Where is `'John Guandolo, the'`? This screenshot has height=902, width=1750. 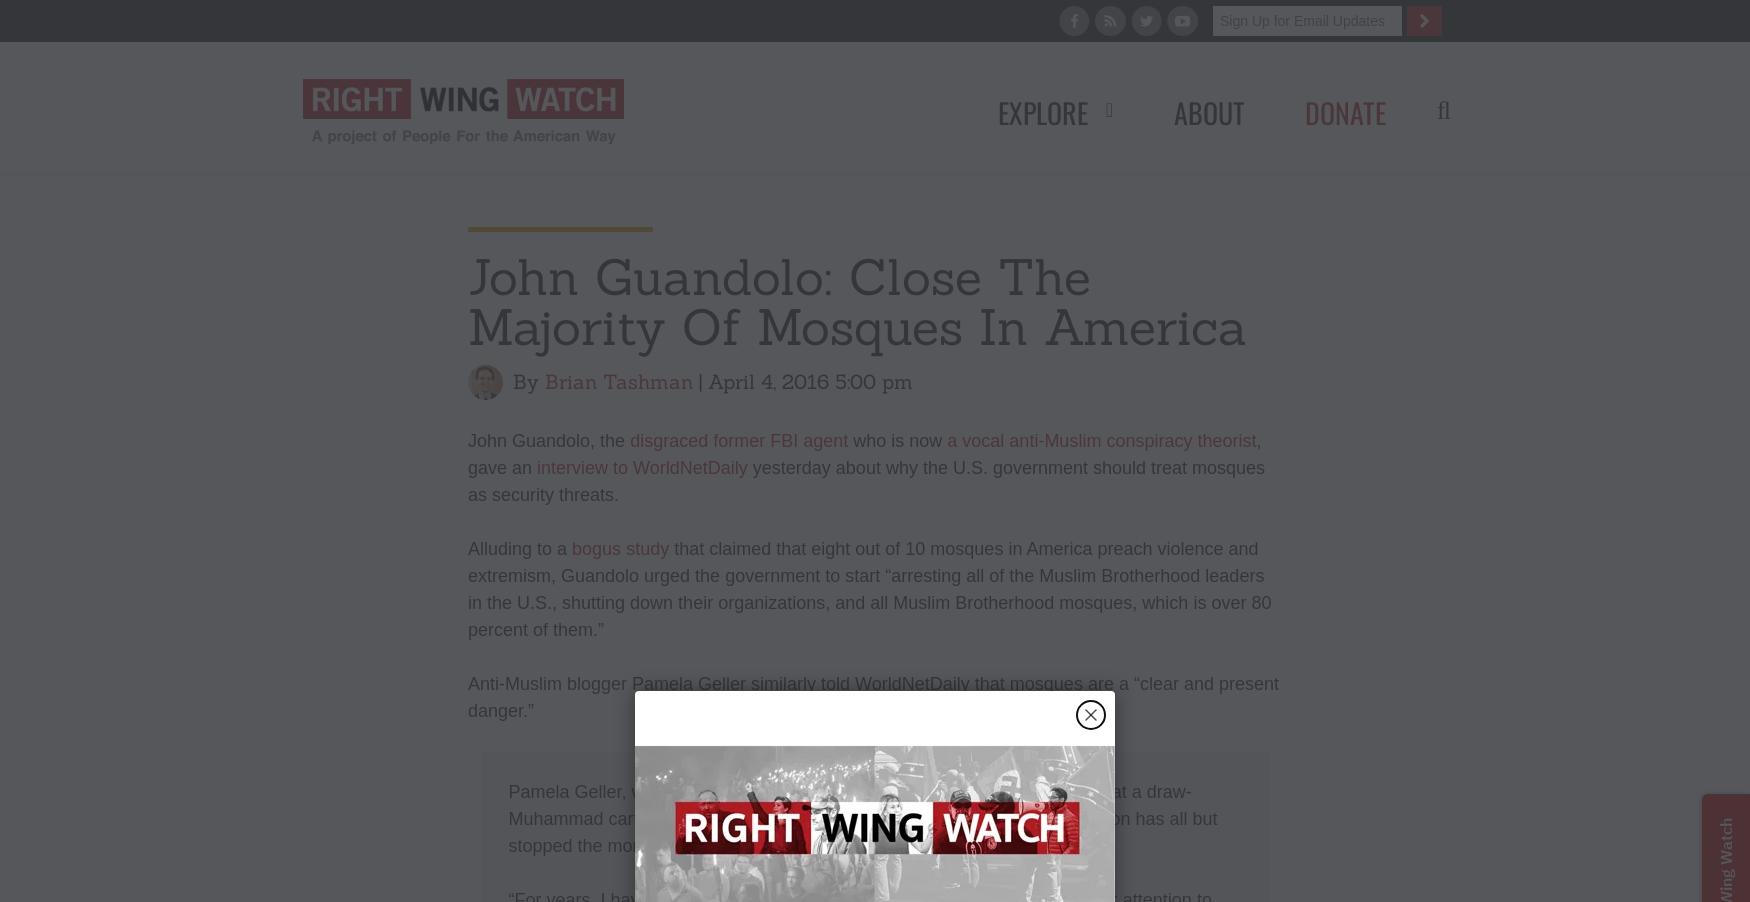 'John Guandolo, the' is located at coordinates (547, 440).